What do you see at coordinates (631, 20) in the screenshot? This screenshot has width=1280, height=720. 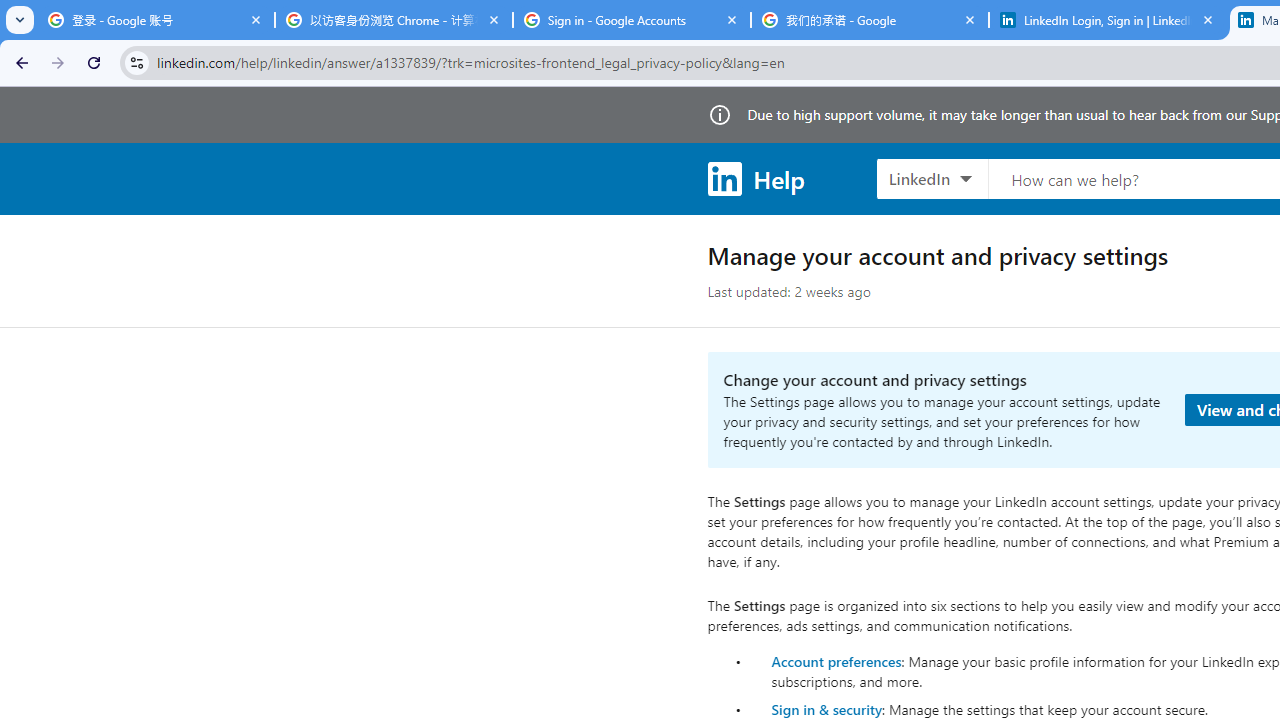 I see `'Sign in - Google Accounts'` at bounding box center [631, 20].